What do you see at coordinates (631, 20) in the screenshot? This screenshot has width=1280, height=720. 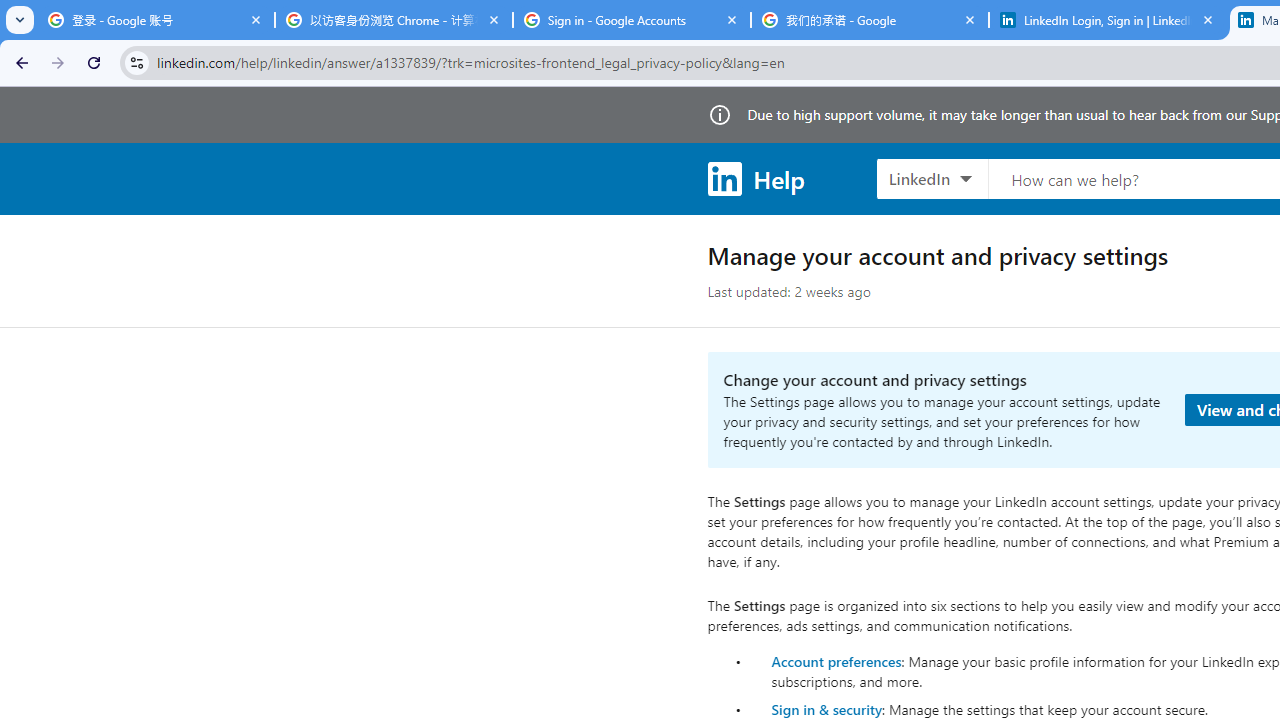 I see `'Sign in - Google Accounts'` at bounding box center [631, 20].